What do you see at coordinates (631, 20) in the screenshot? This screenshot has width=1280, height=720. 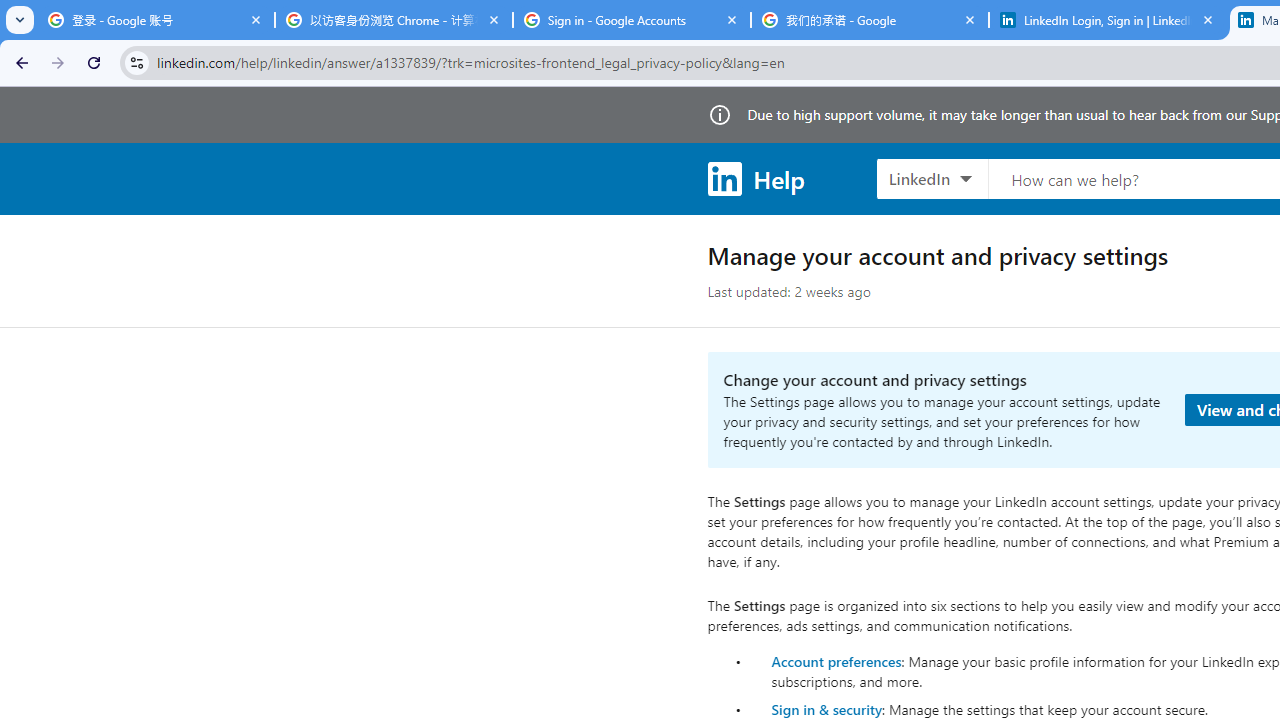 I see `'Sign in - Google Accounts'` at bounding box center [631, 20].